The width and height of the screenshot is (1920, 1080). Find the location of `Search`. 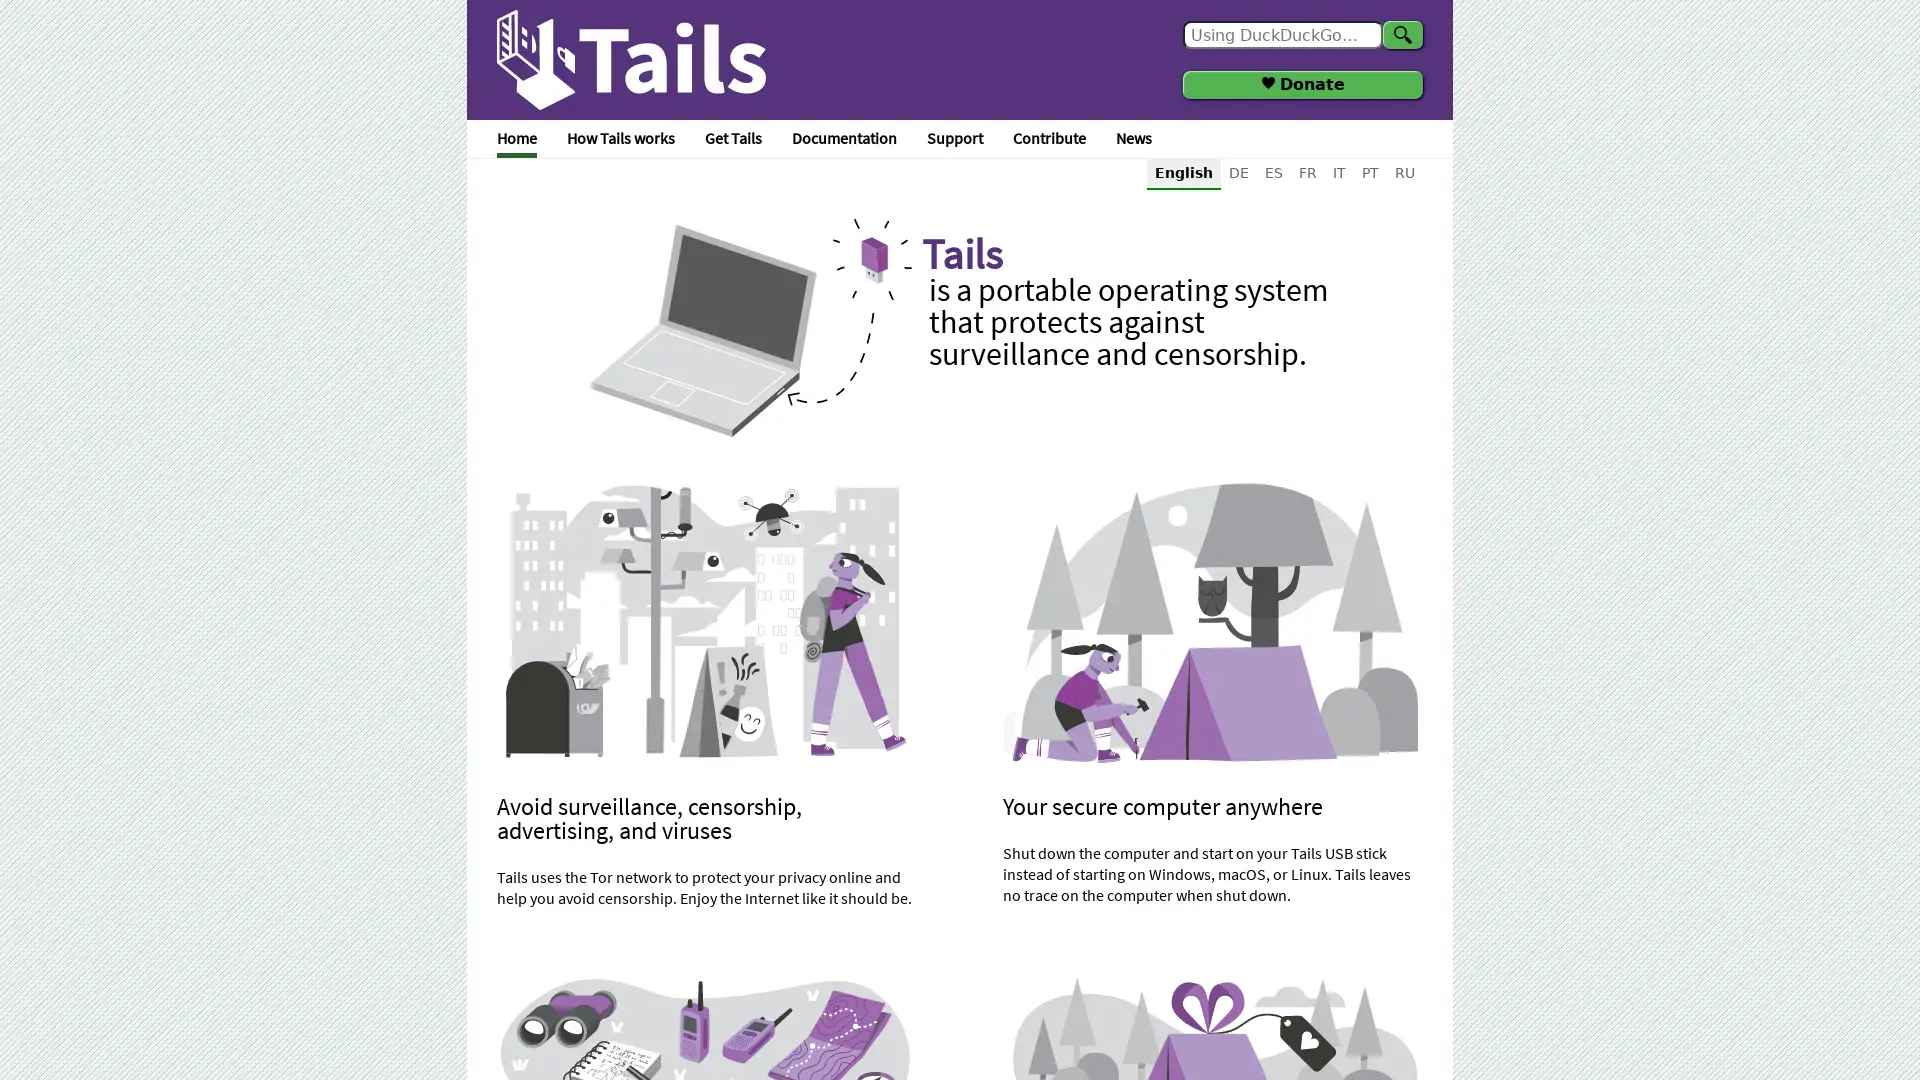

Search is located at coordinates (1401, 34).